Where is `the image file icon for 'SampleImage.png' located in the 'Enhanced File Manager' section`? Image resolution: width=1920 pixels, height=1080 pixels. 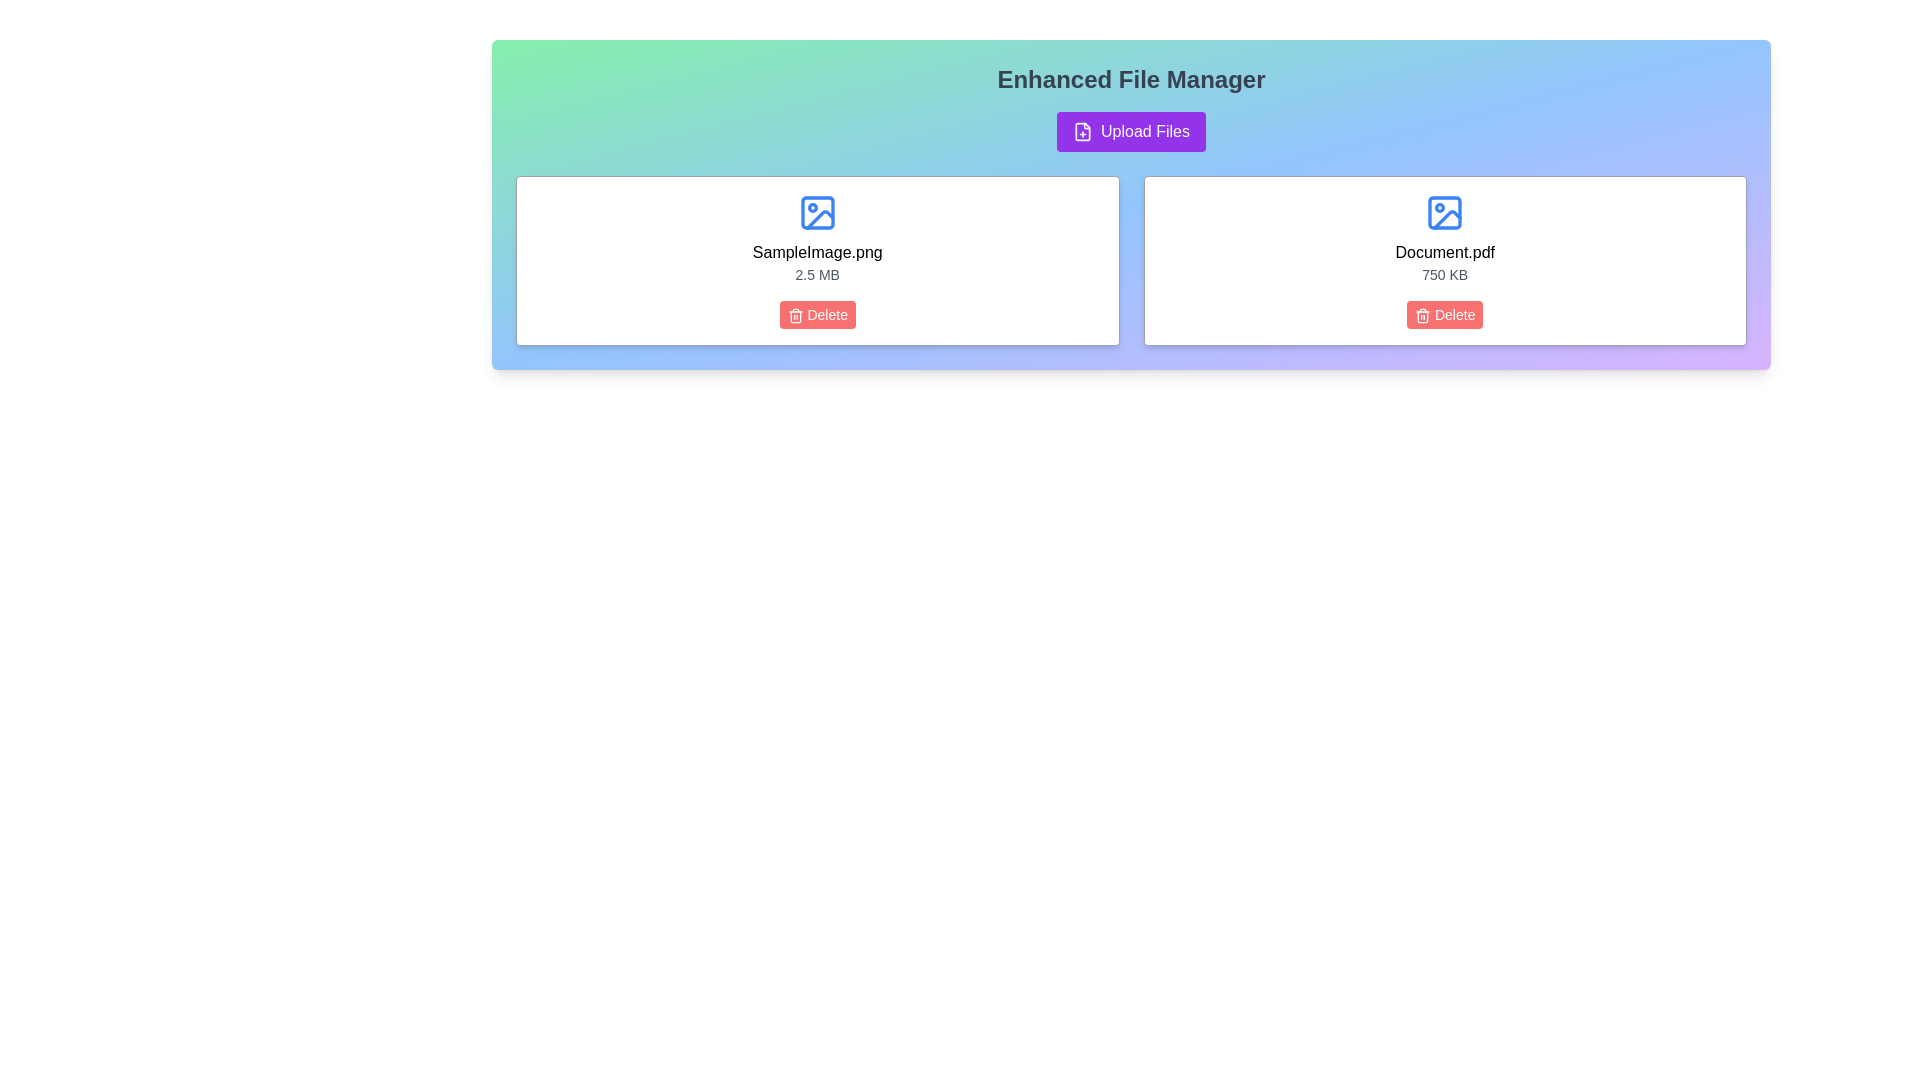
the image file icon for 'SampleImage.png' located in the 'Enhanced File Manager' section is located at coordinates (817, 212).